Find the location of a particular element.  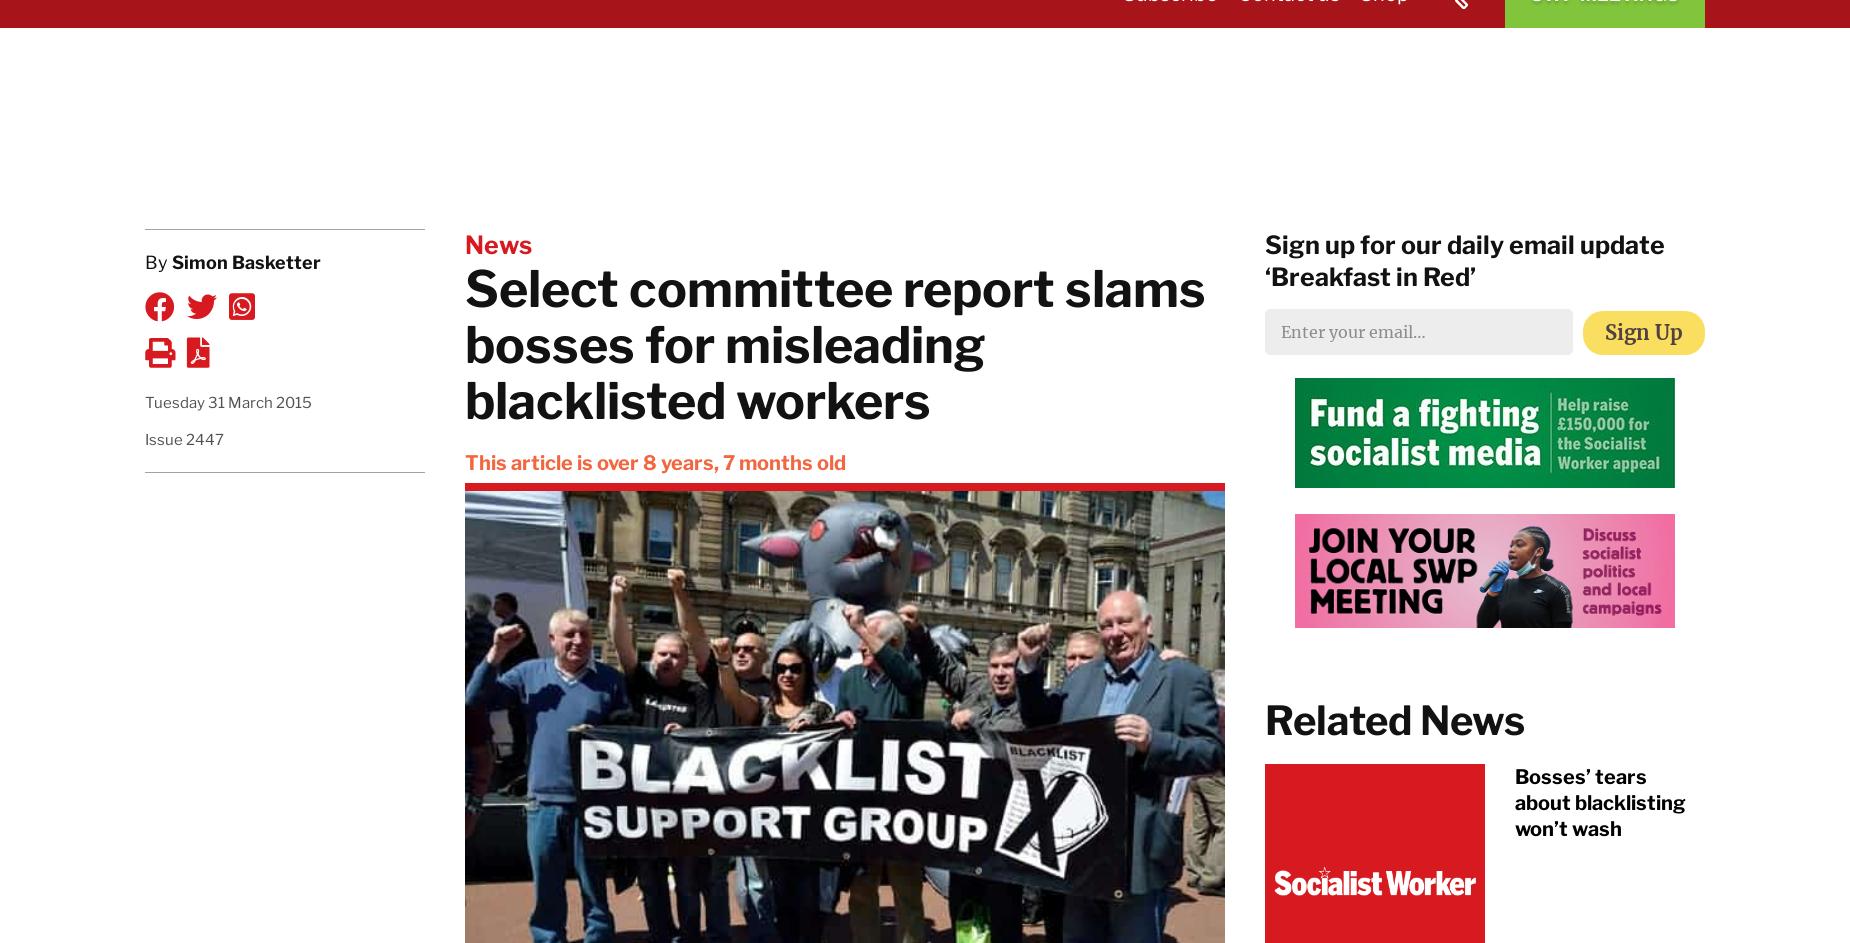

'SWP TV' is located at coordinates (1425, 76).